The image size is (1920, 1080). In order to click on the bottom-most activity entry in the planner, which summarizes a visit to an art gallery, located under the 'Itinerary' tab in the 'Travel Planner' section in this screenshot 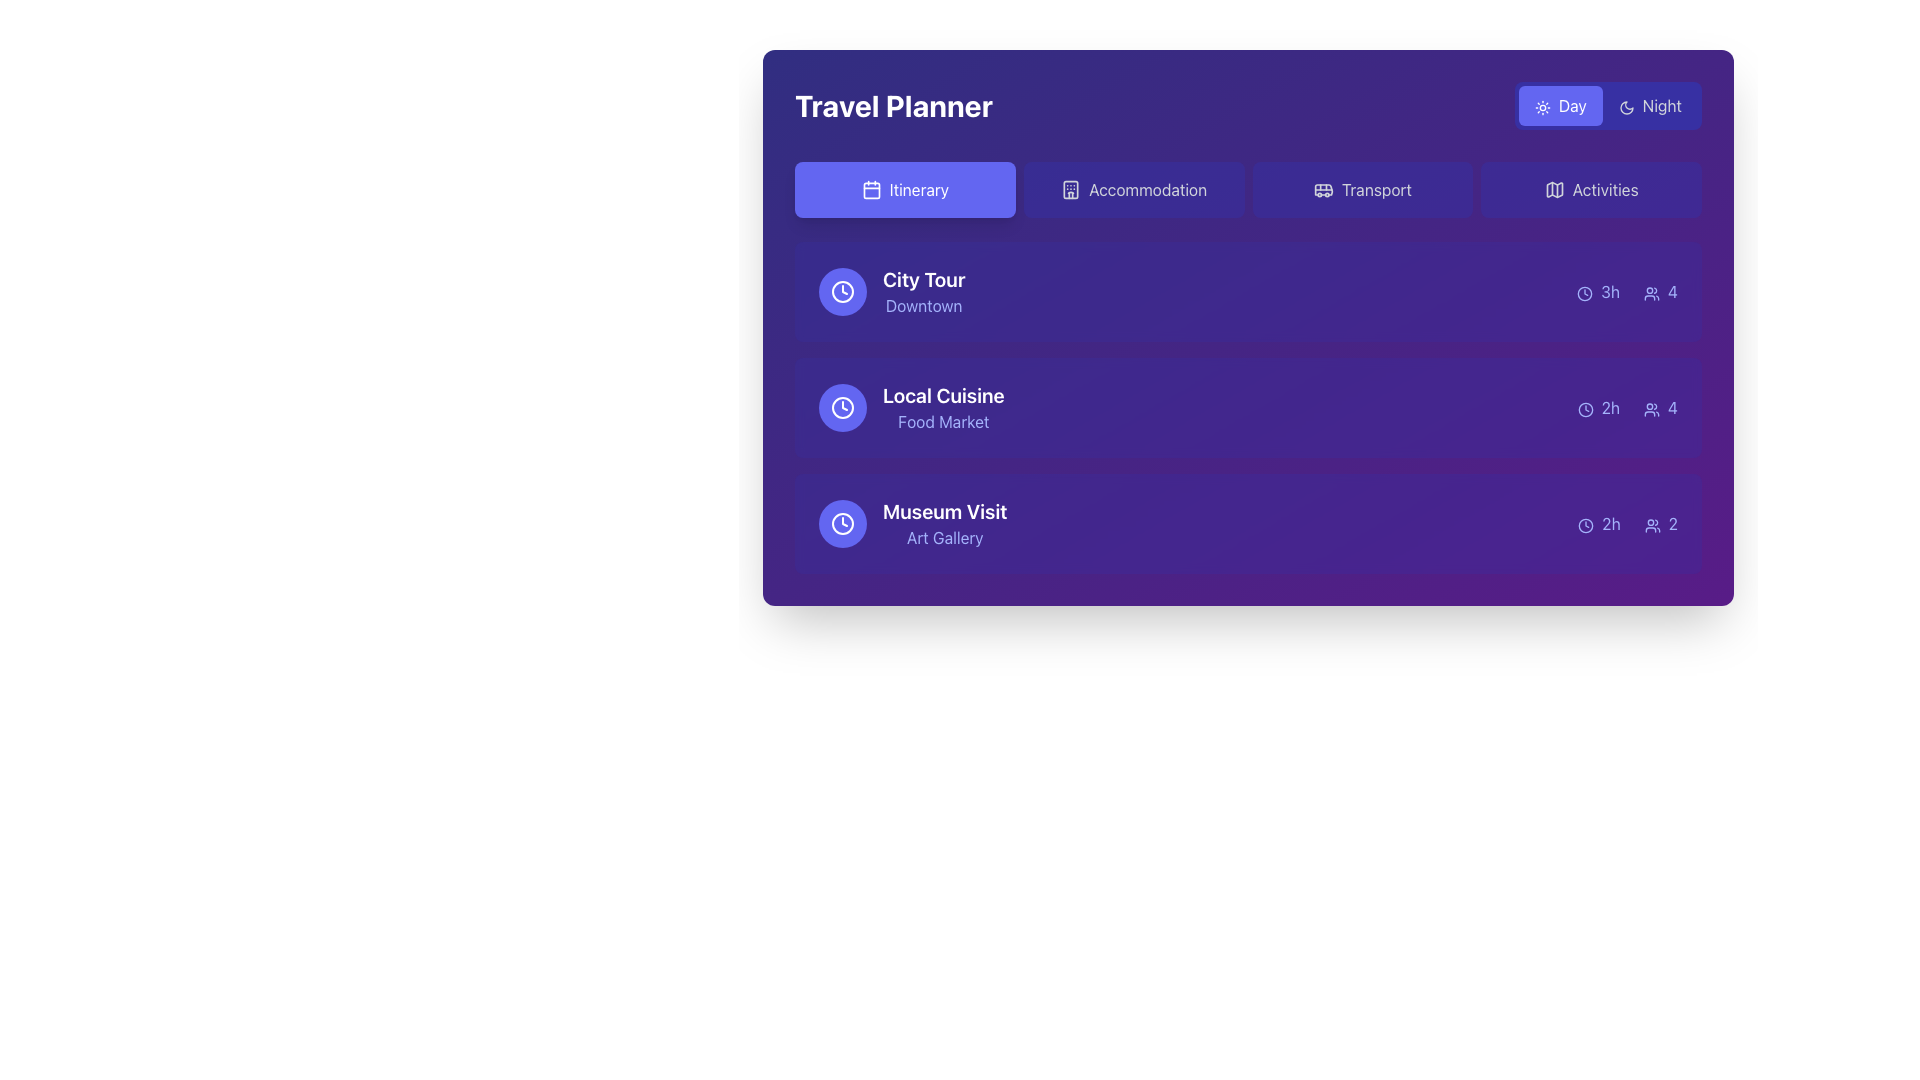, I will do `click(1247, 523)`.